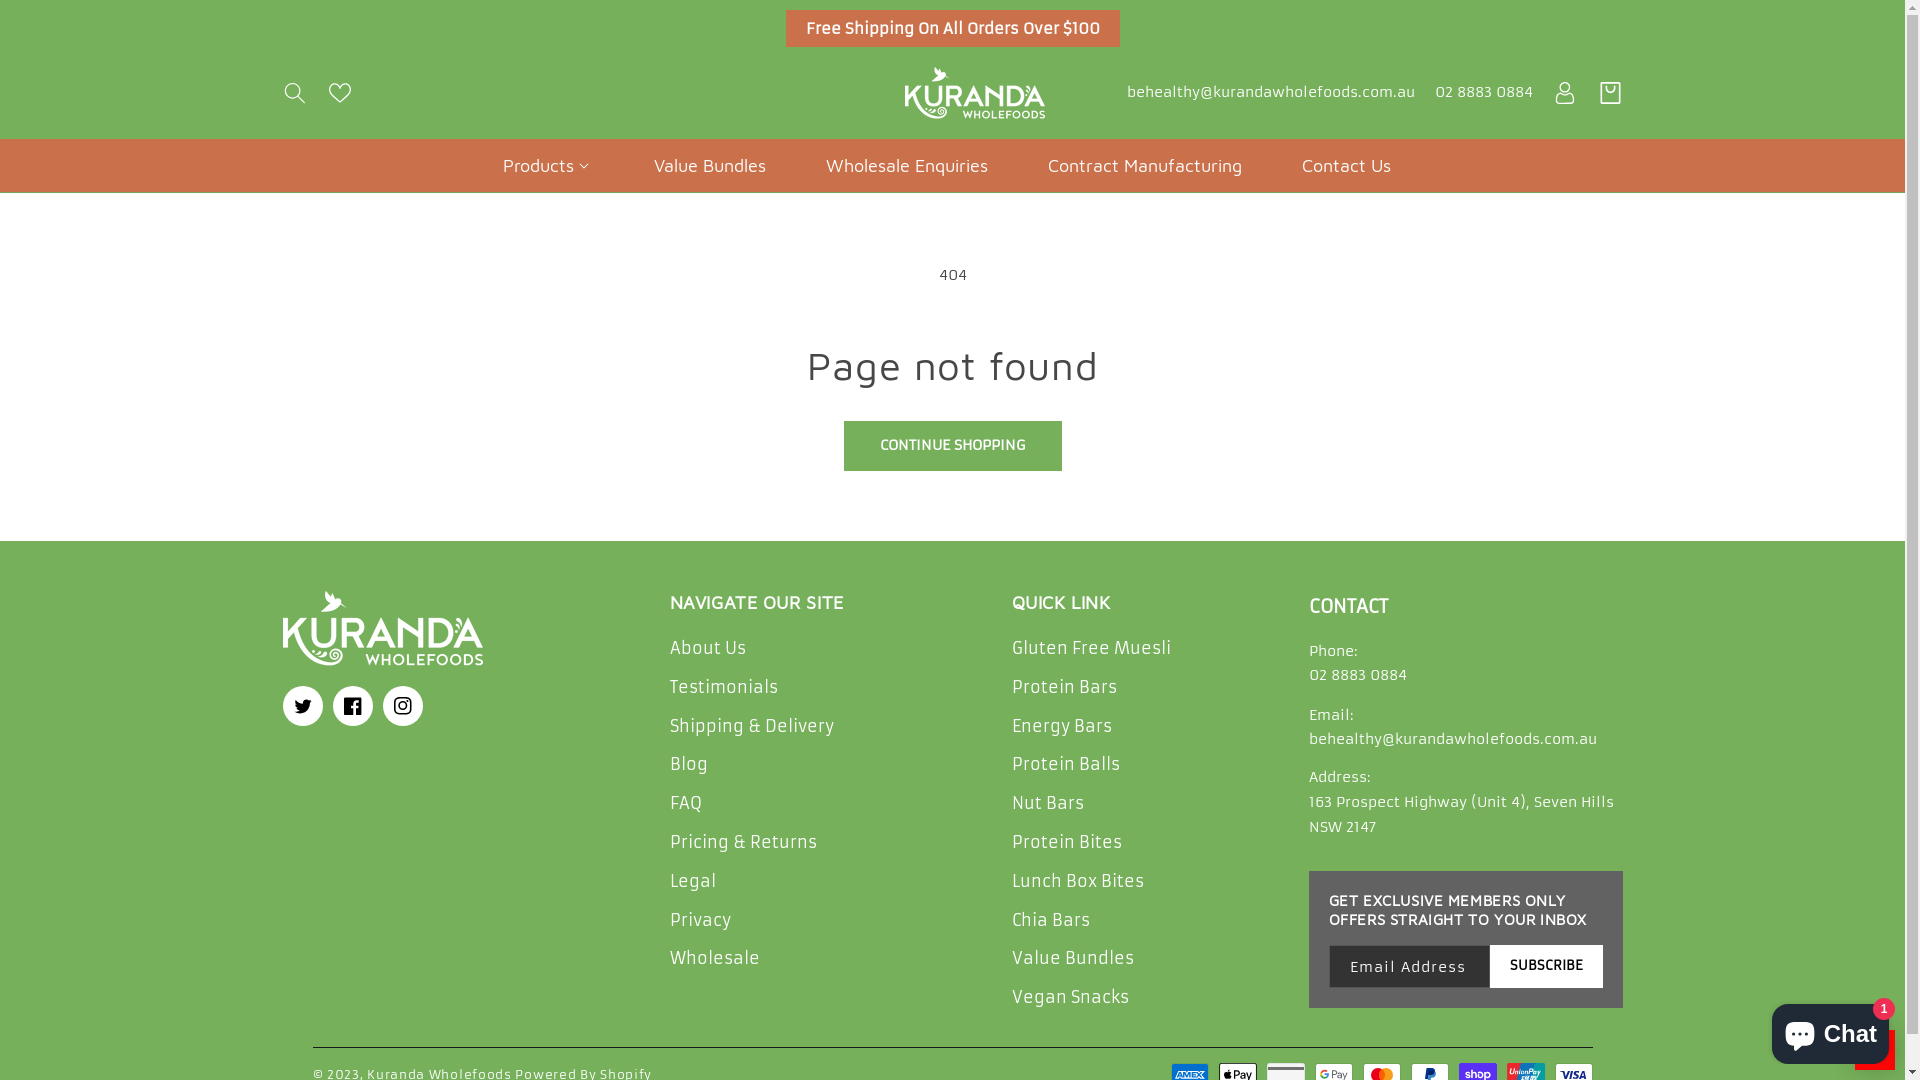  What do you see at coordinates (1610, 92) in the screenshot?
I see `'Cart'` at bounding box center [1610, 92].